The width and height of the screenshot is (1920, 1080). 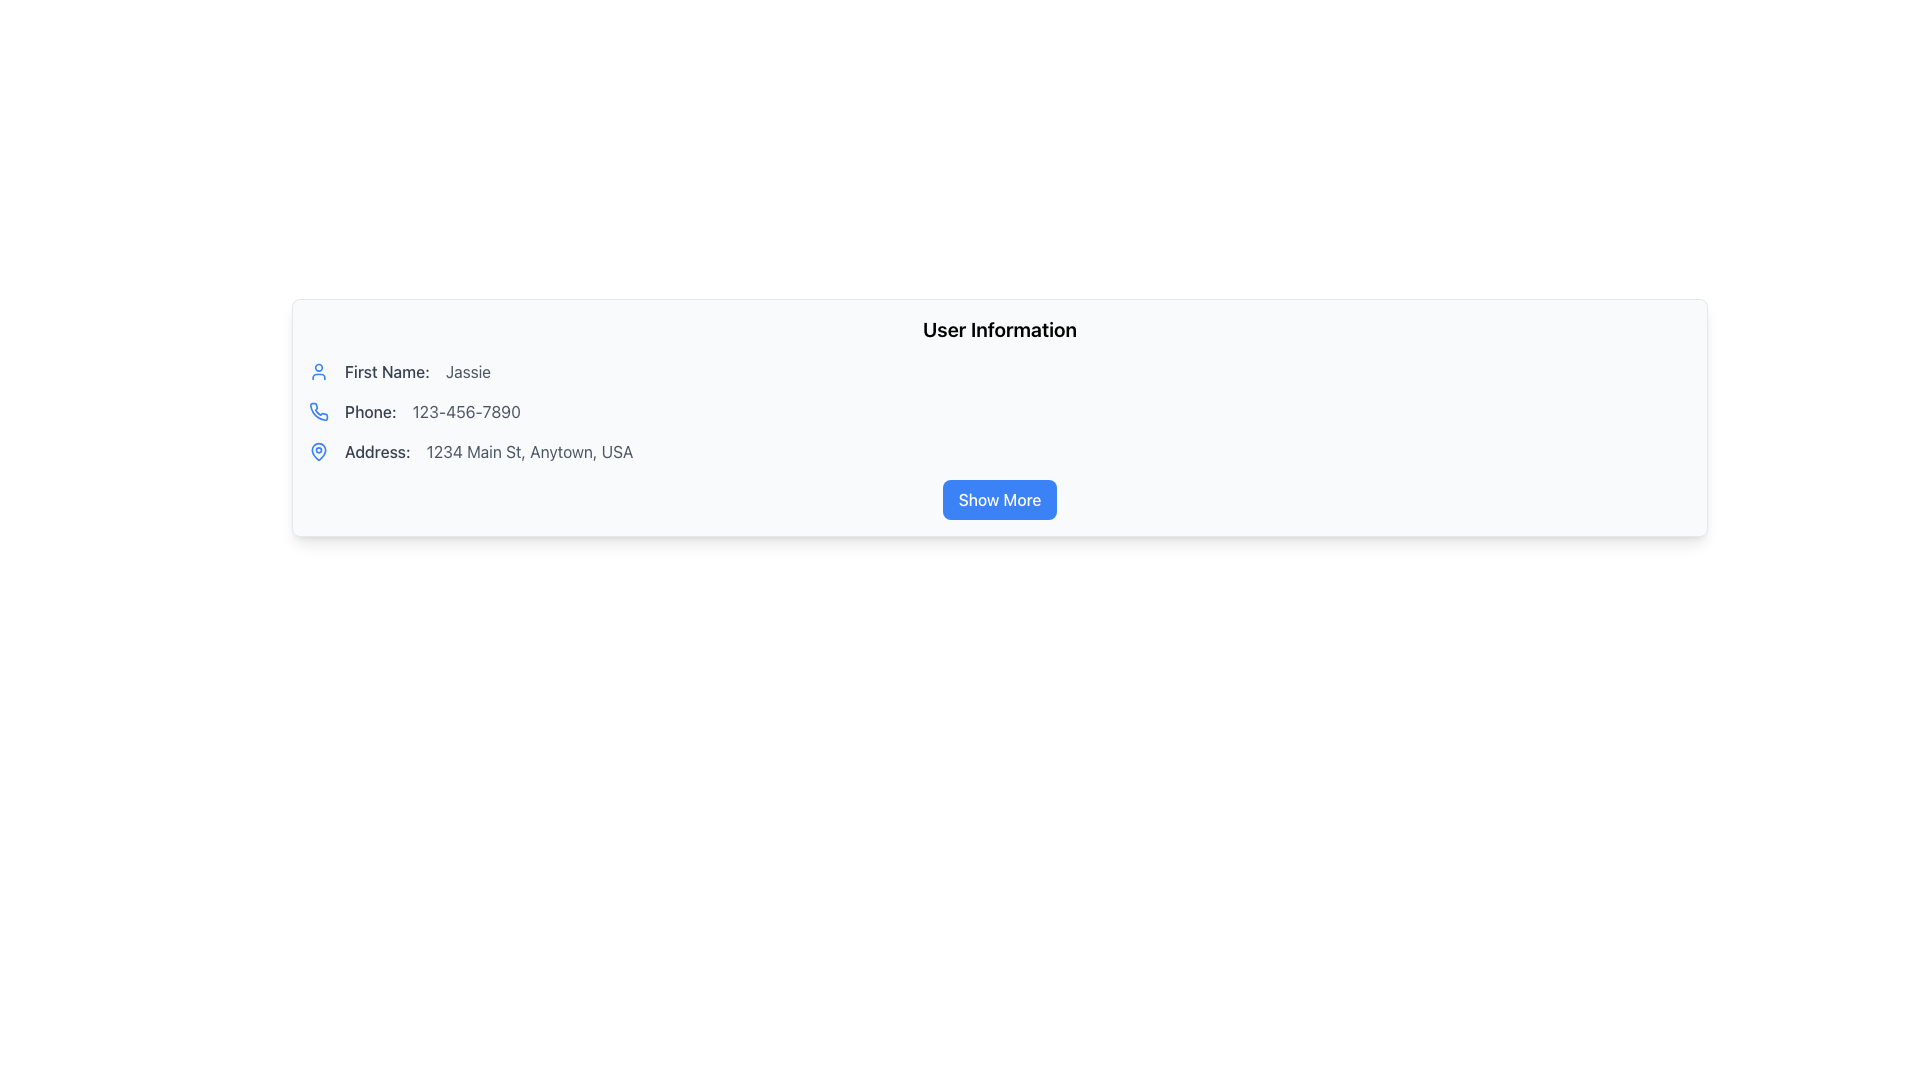 I want to click on the 'Address' icon located in the 'User Information' panel, which precedes the text '1234 Main St, Anytown, USA', so click(x=317, y=451).